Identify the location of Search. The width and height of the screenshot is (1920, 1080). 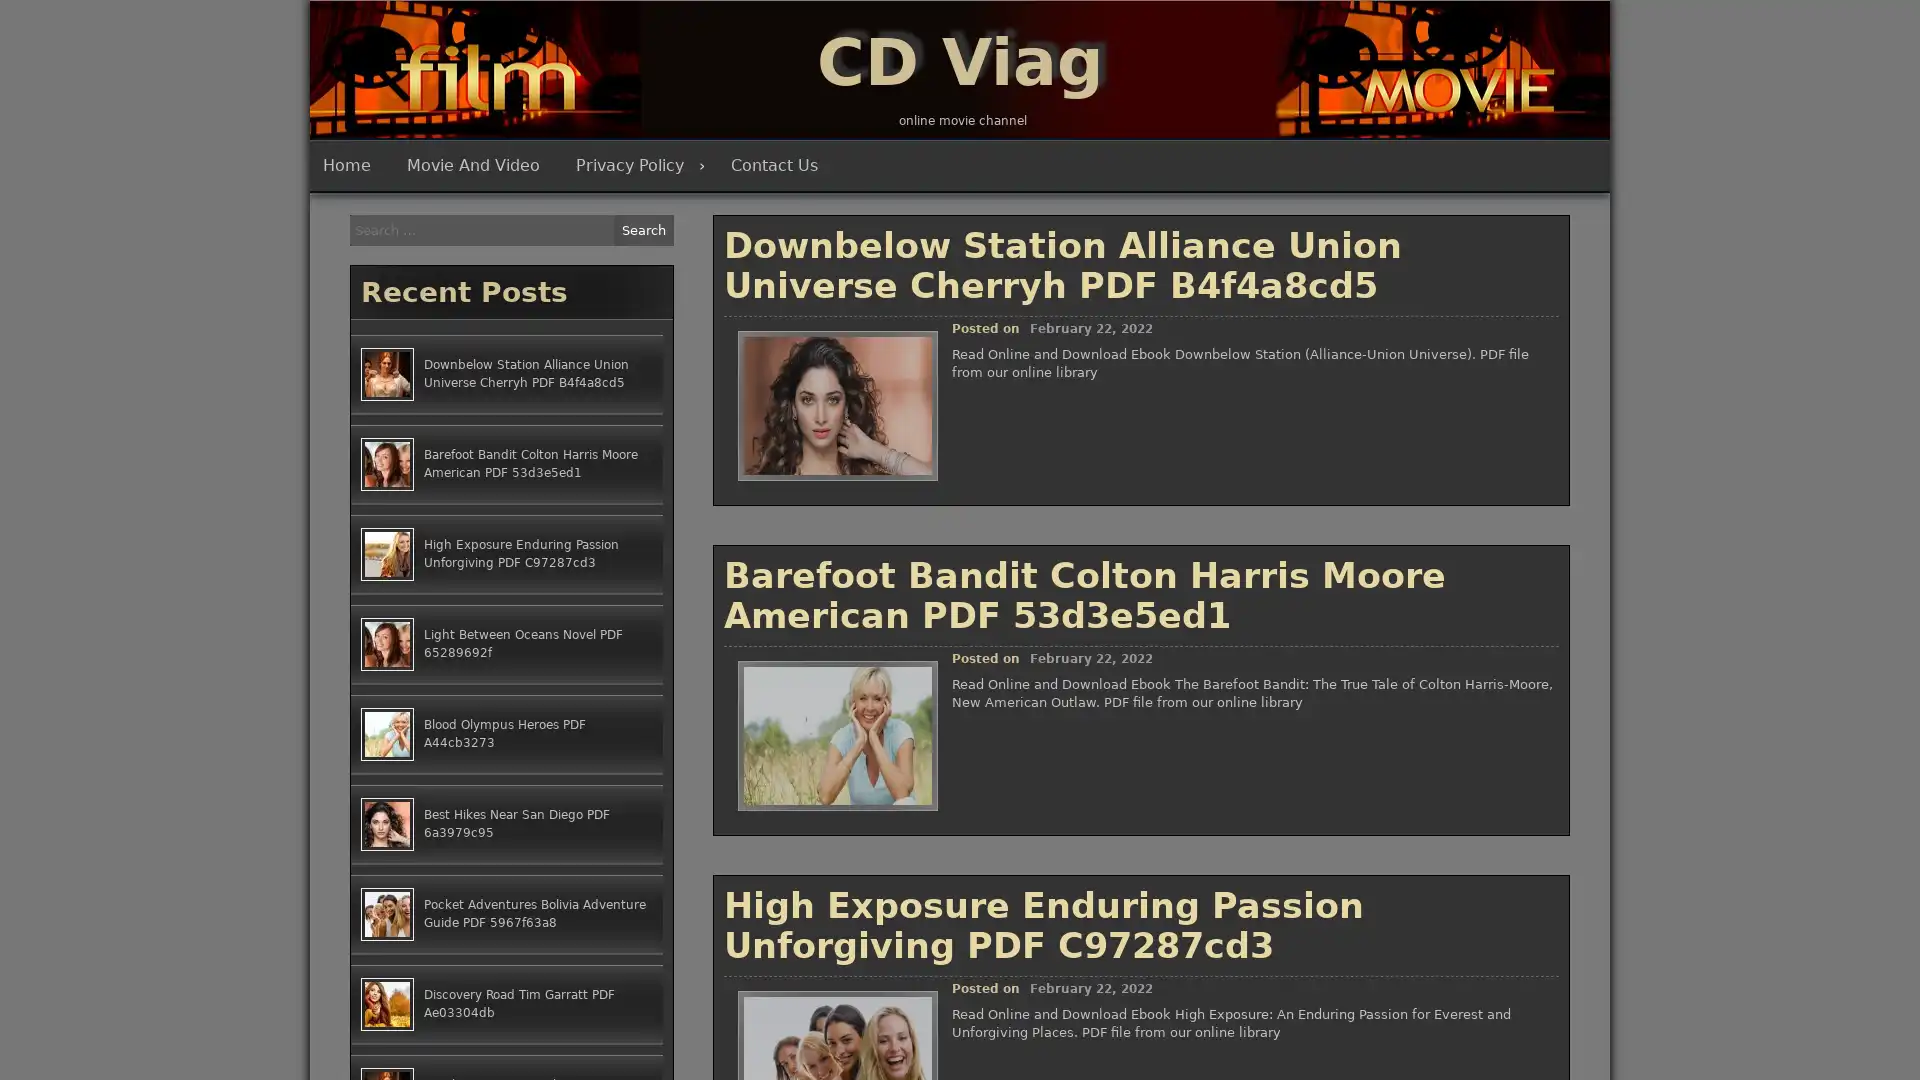
(643, 229).